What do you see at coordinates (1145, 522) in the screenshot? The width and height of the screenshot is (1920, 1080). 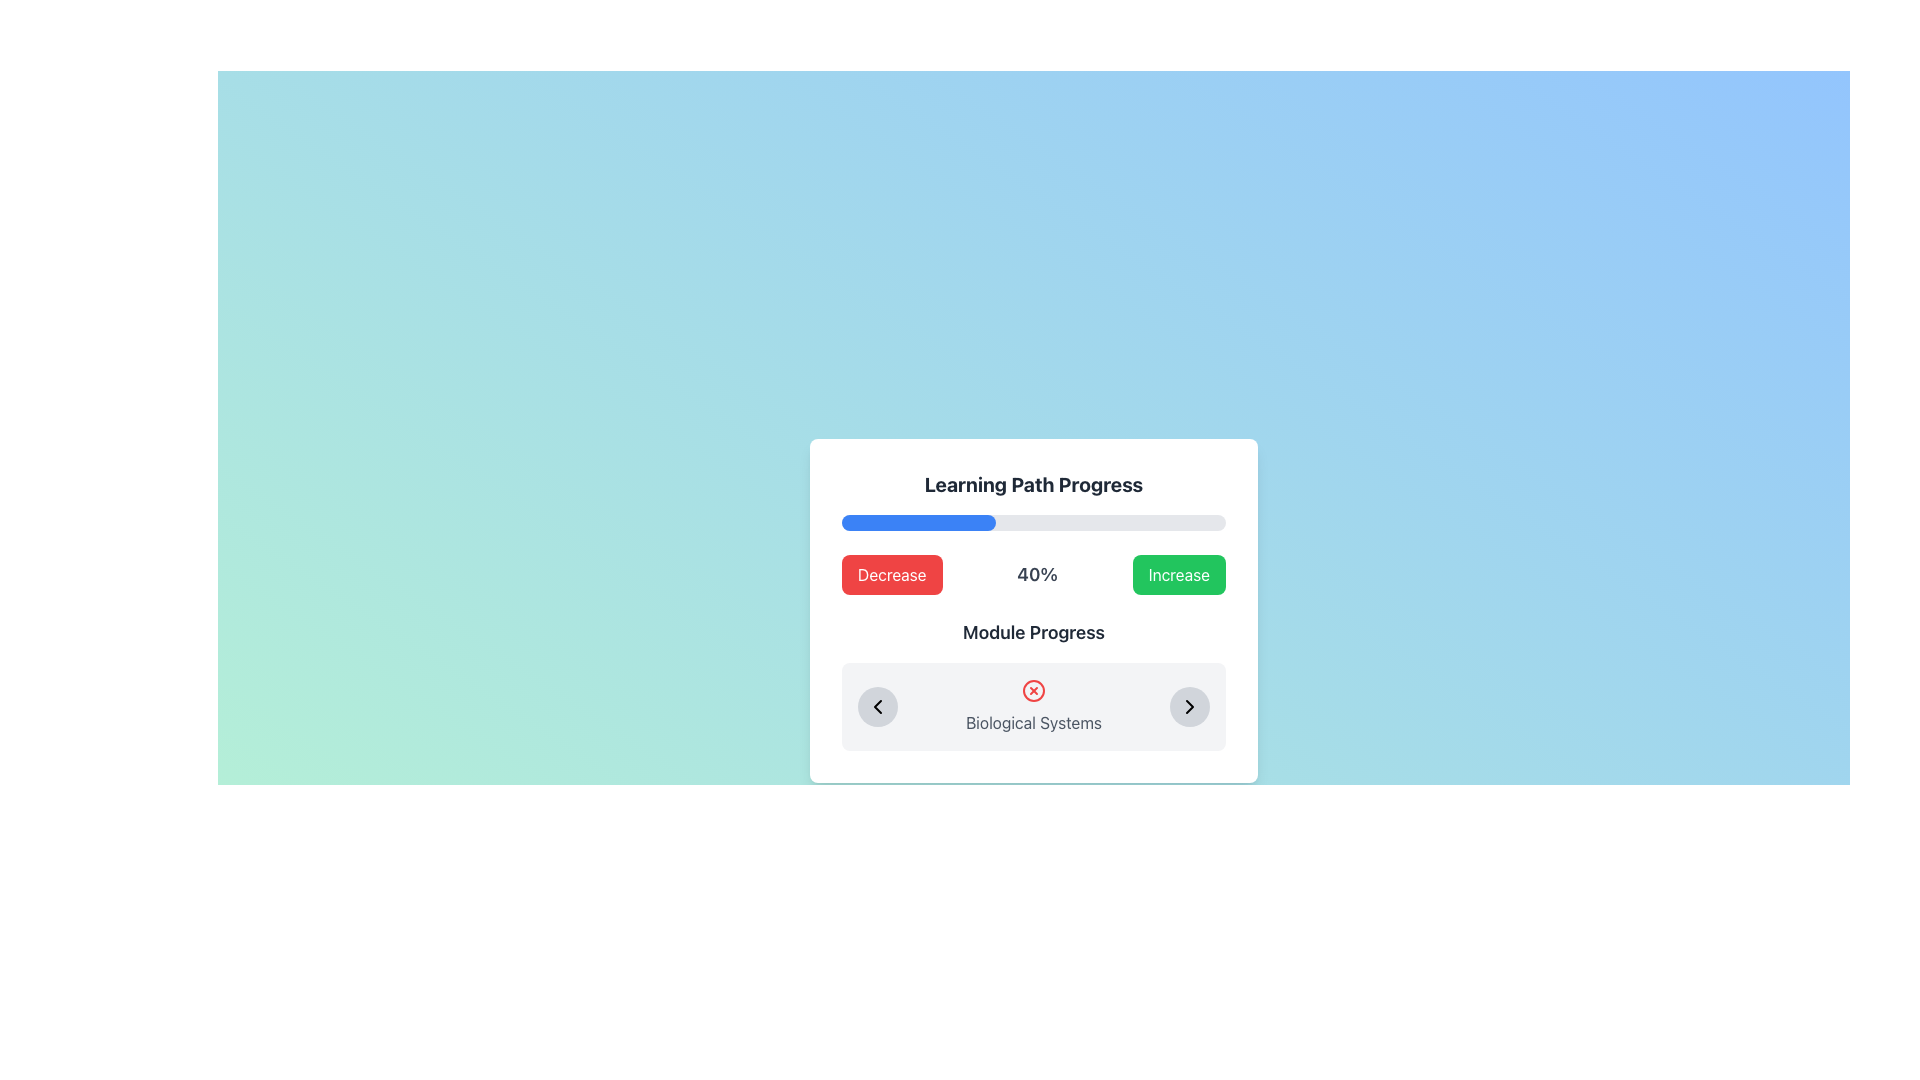 I see `progress` at bounding box center [1145, 522].